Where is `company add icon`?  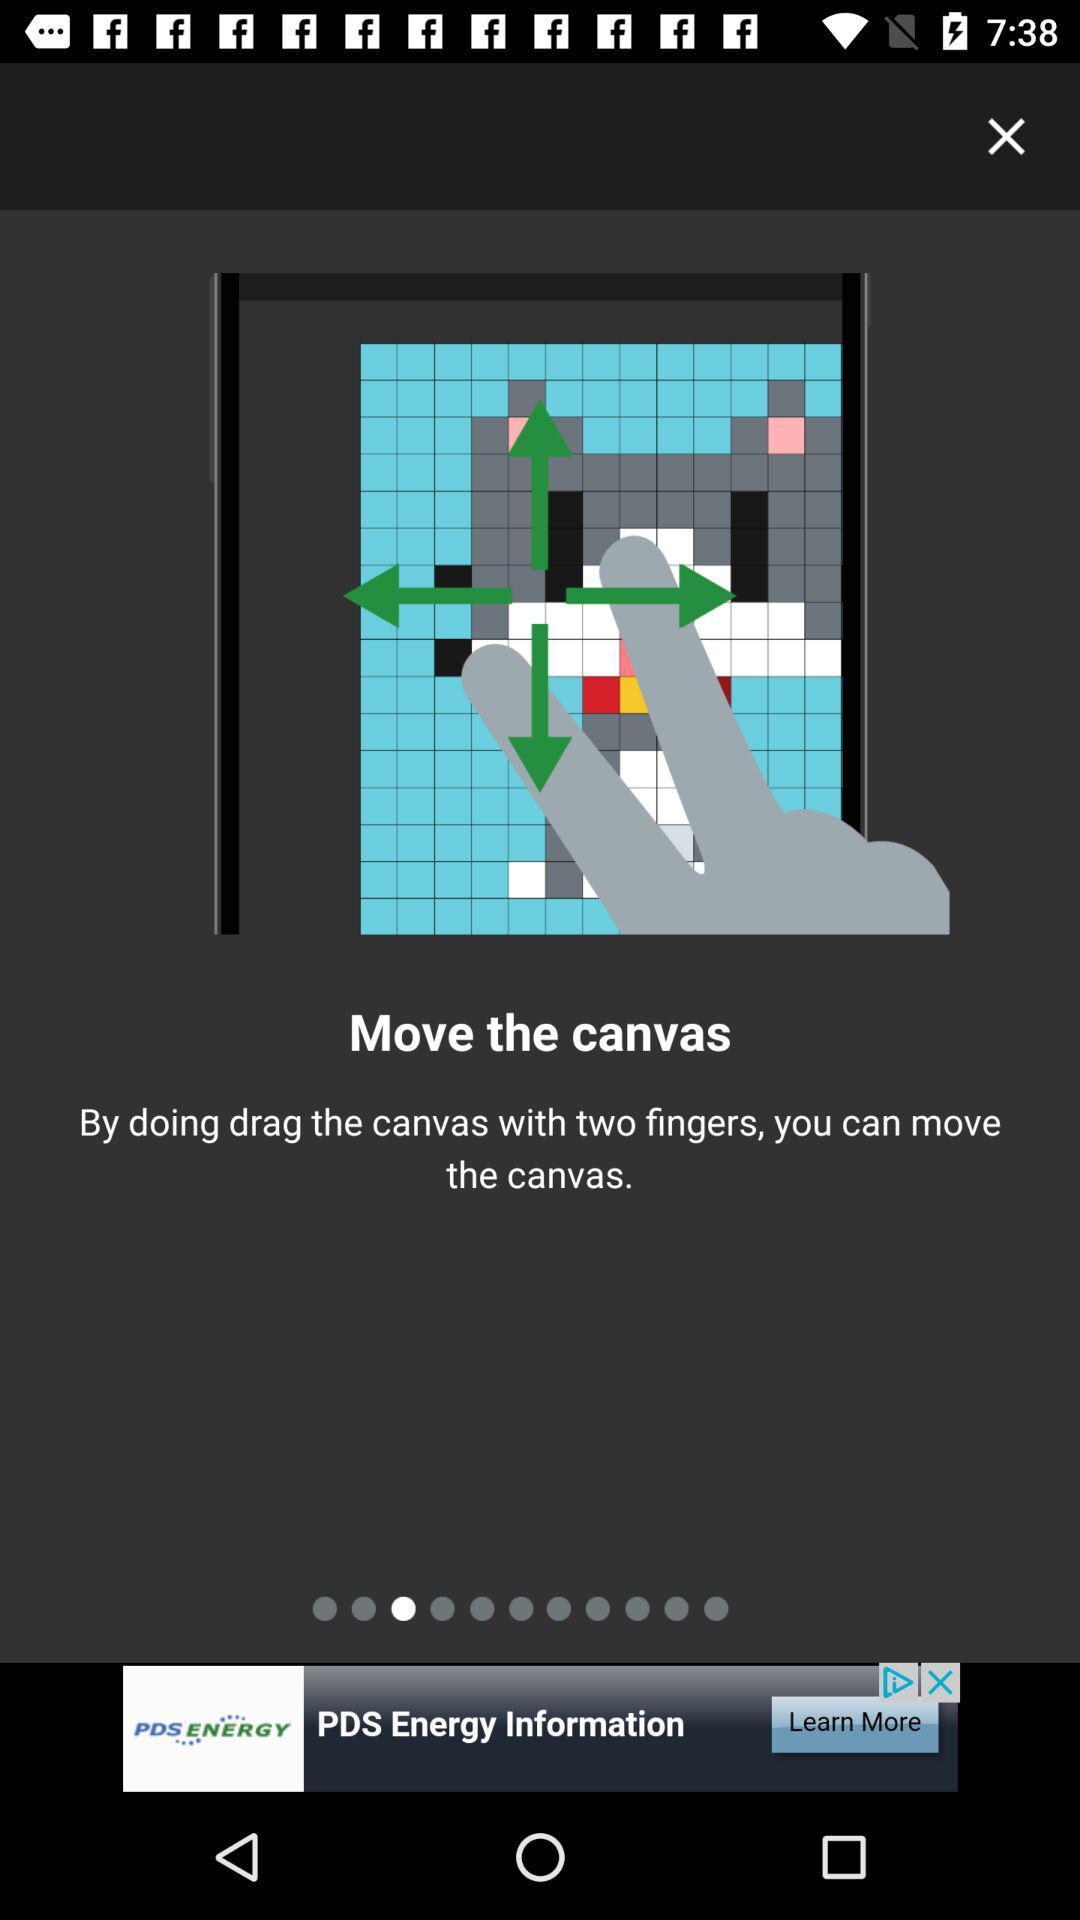 company add icon is located at coordinates (540, 1727).